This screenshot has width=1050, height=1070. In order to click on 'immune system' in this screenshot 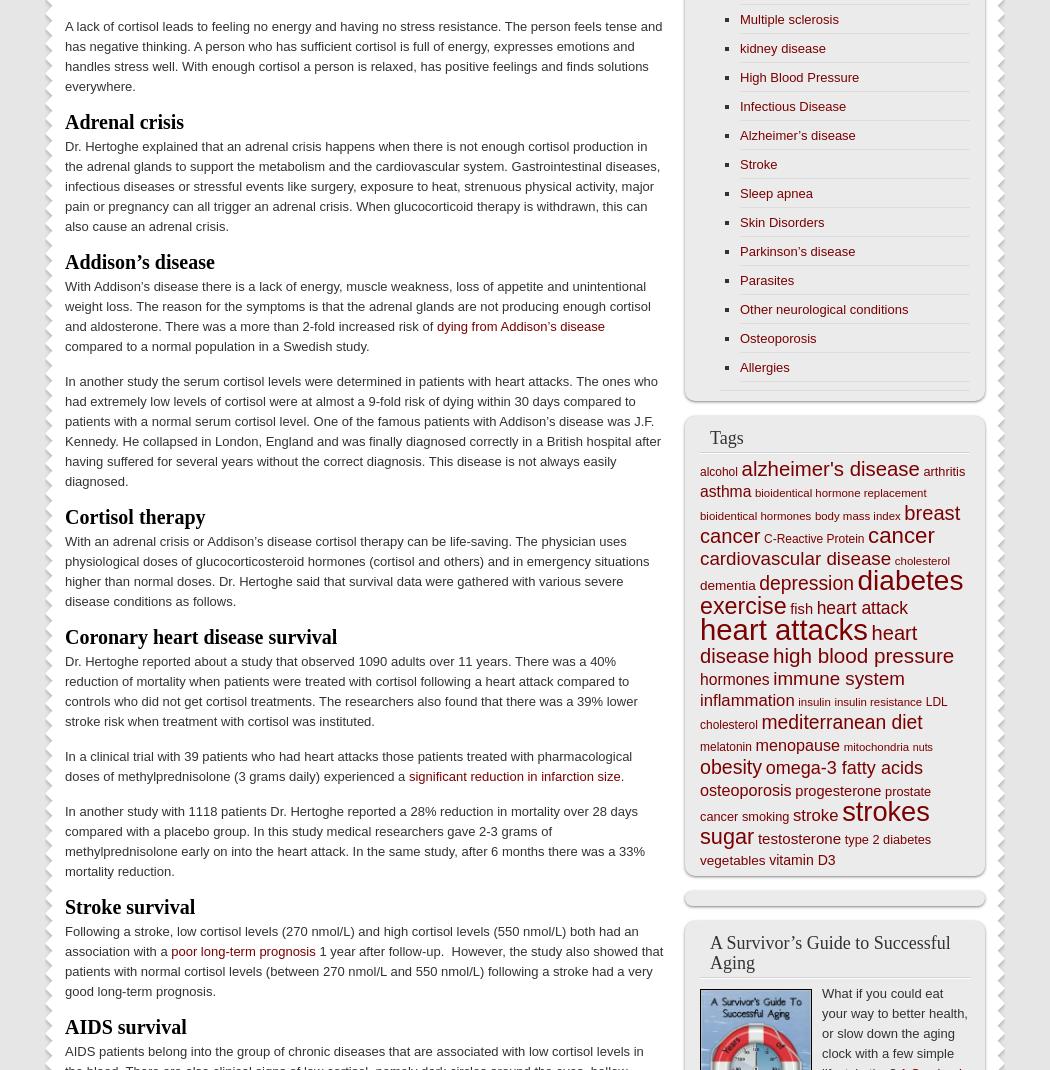, I will do `click(838, 678)`.